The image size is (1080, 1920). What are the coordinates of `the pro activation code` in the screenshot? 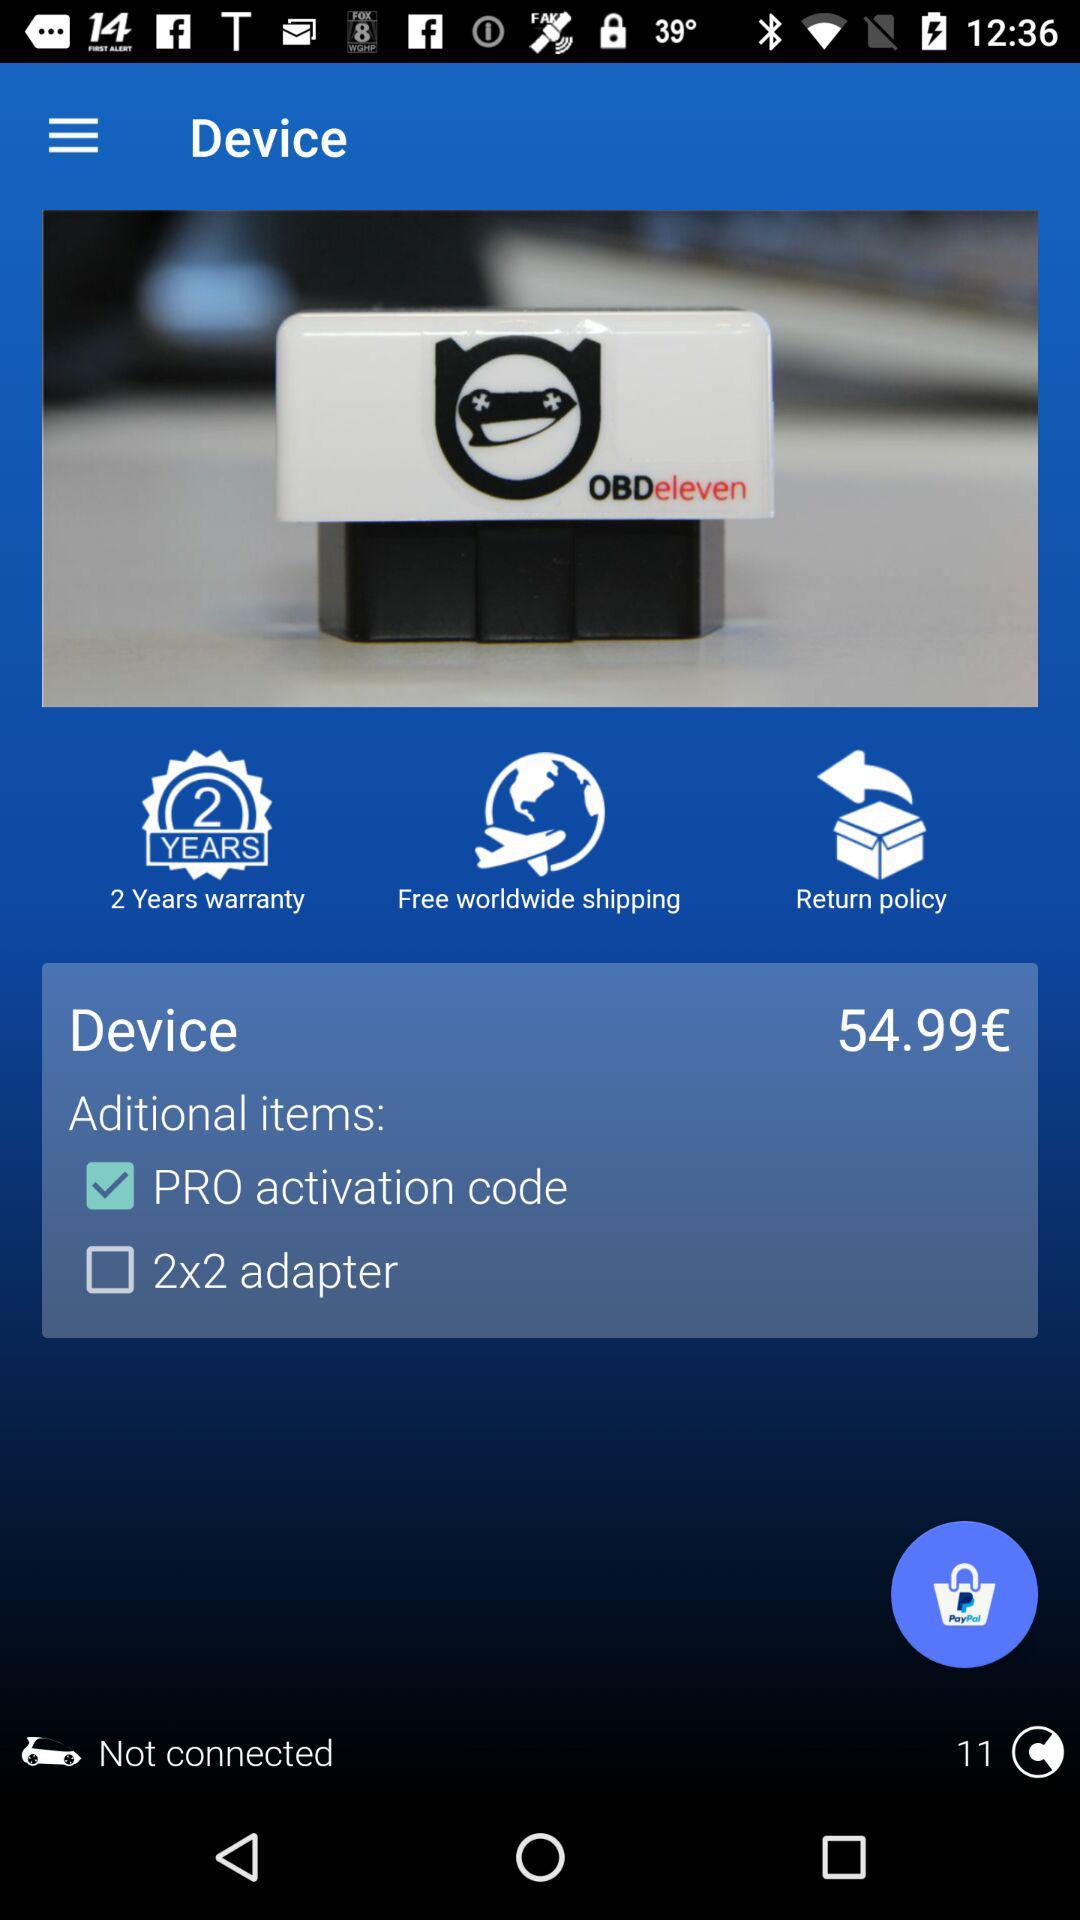 It's located at (317, 1185).